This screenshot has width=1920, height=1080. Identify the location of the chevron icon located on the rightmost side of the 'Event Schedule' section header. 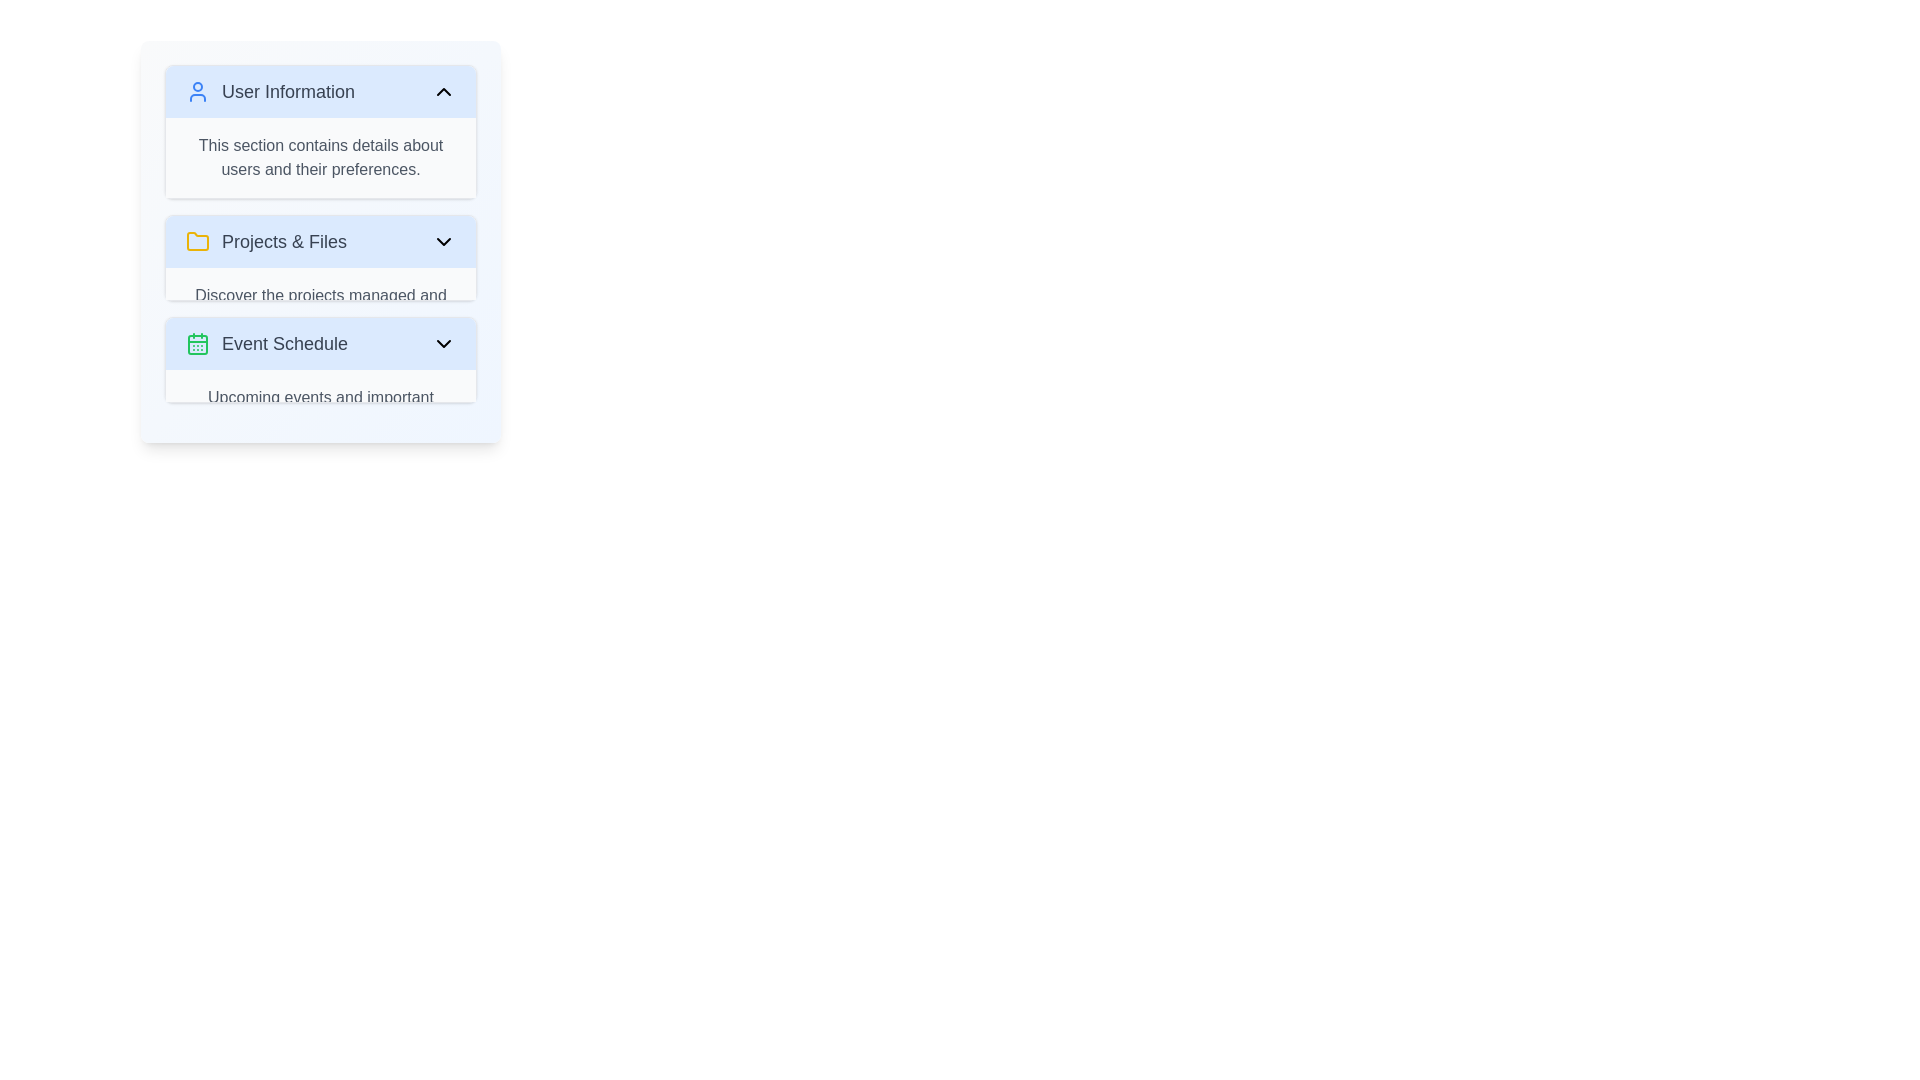
(443, 342).